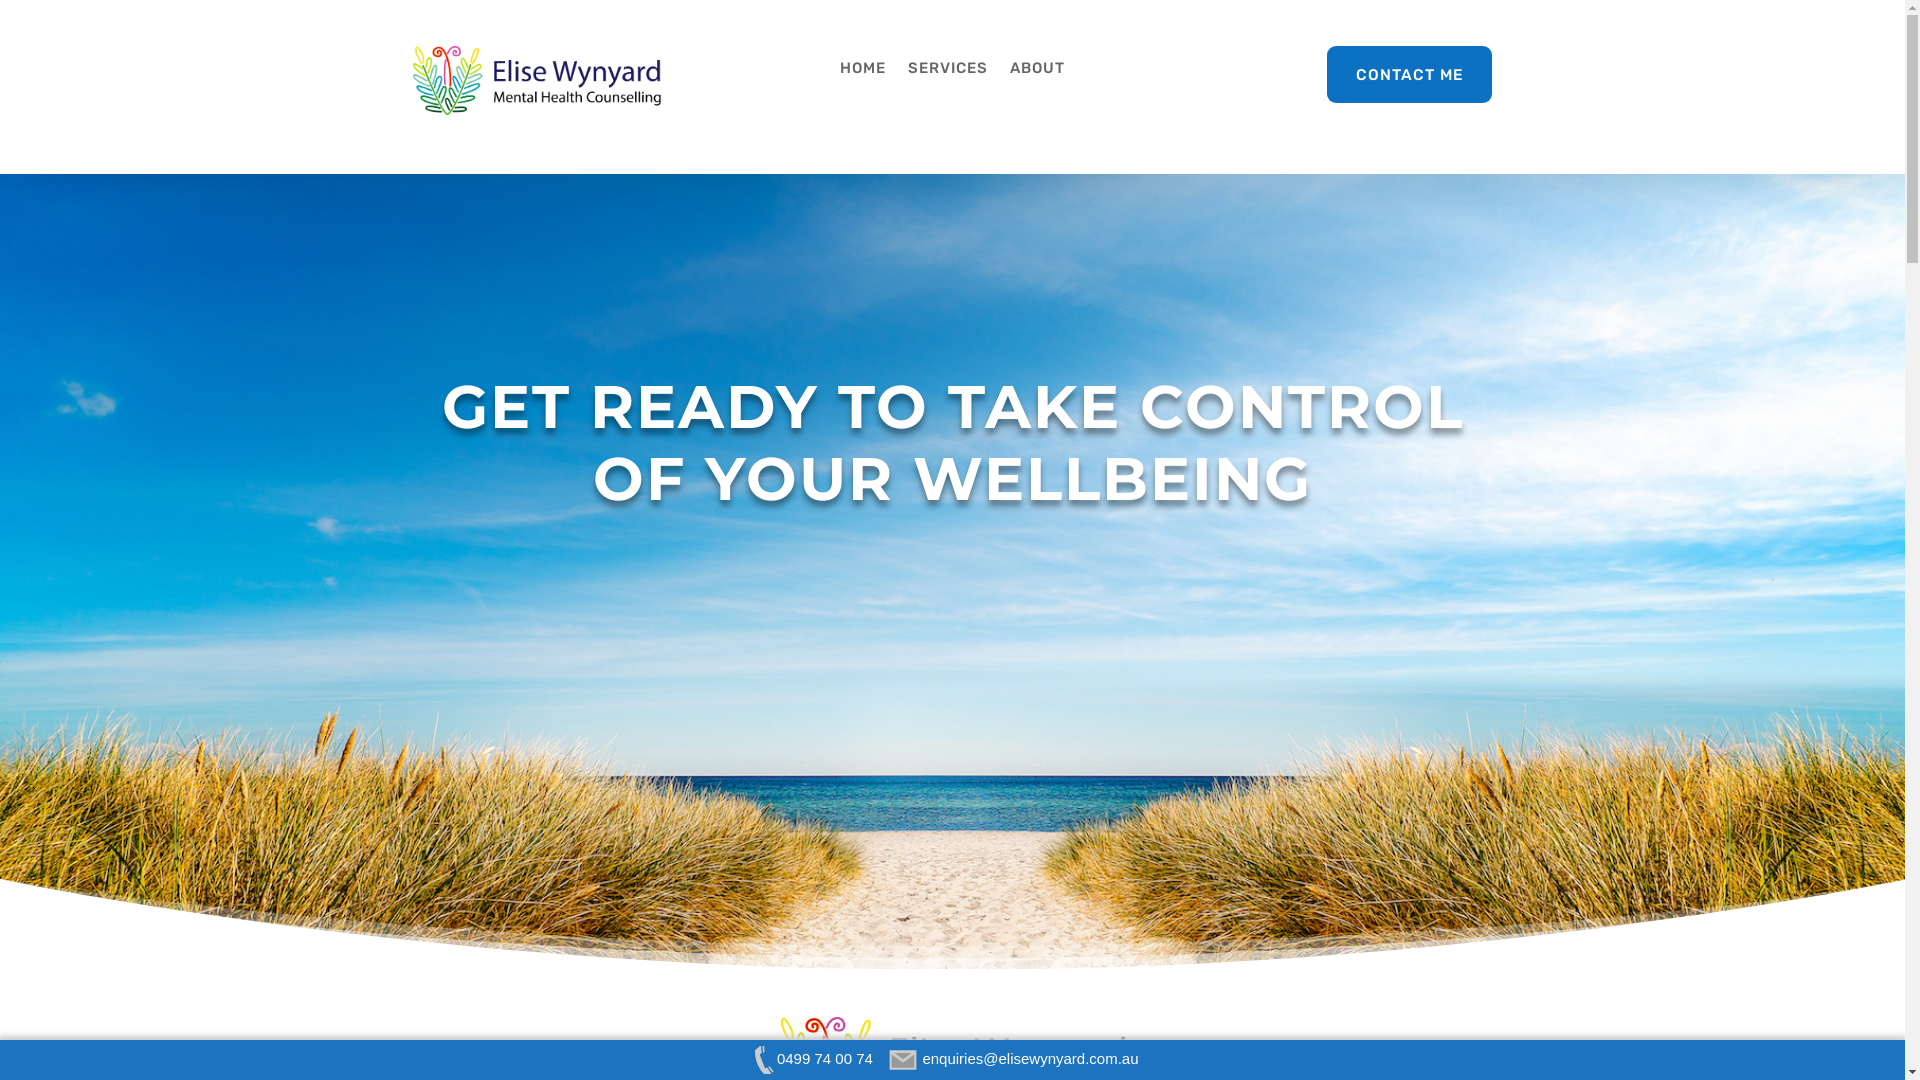 This screenshot has width=1920, height=1080. What do you see at coordinates (1037, 71) in the screenshot?
I see `'ABOUT'` at bounding box center [1037, 71].